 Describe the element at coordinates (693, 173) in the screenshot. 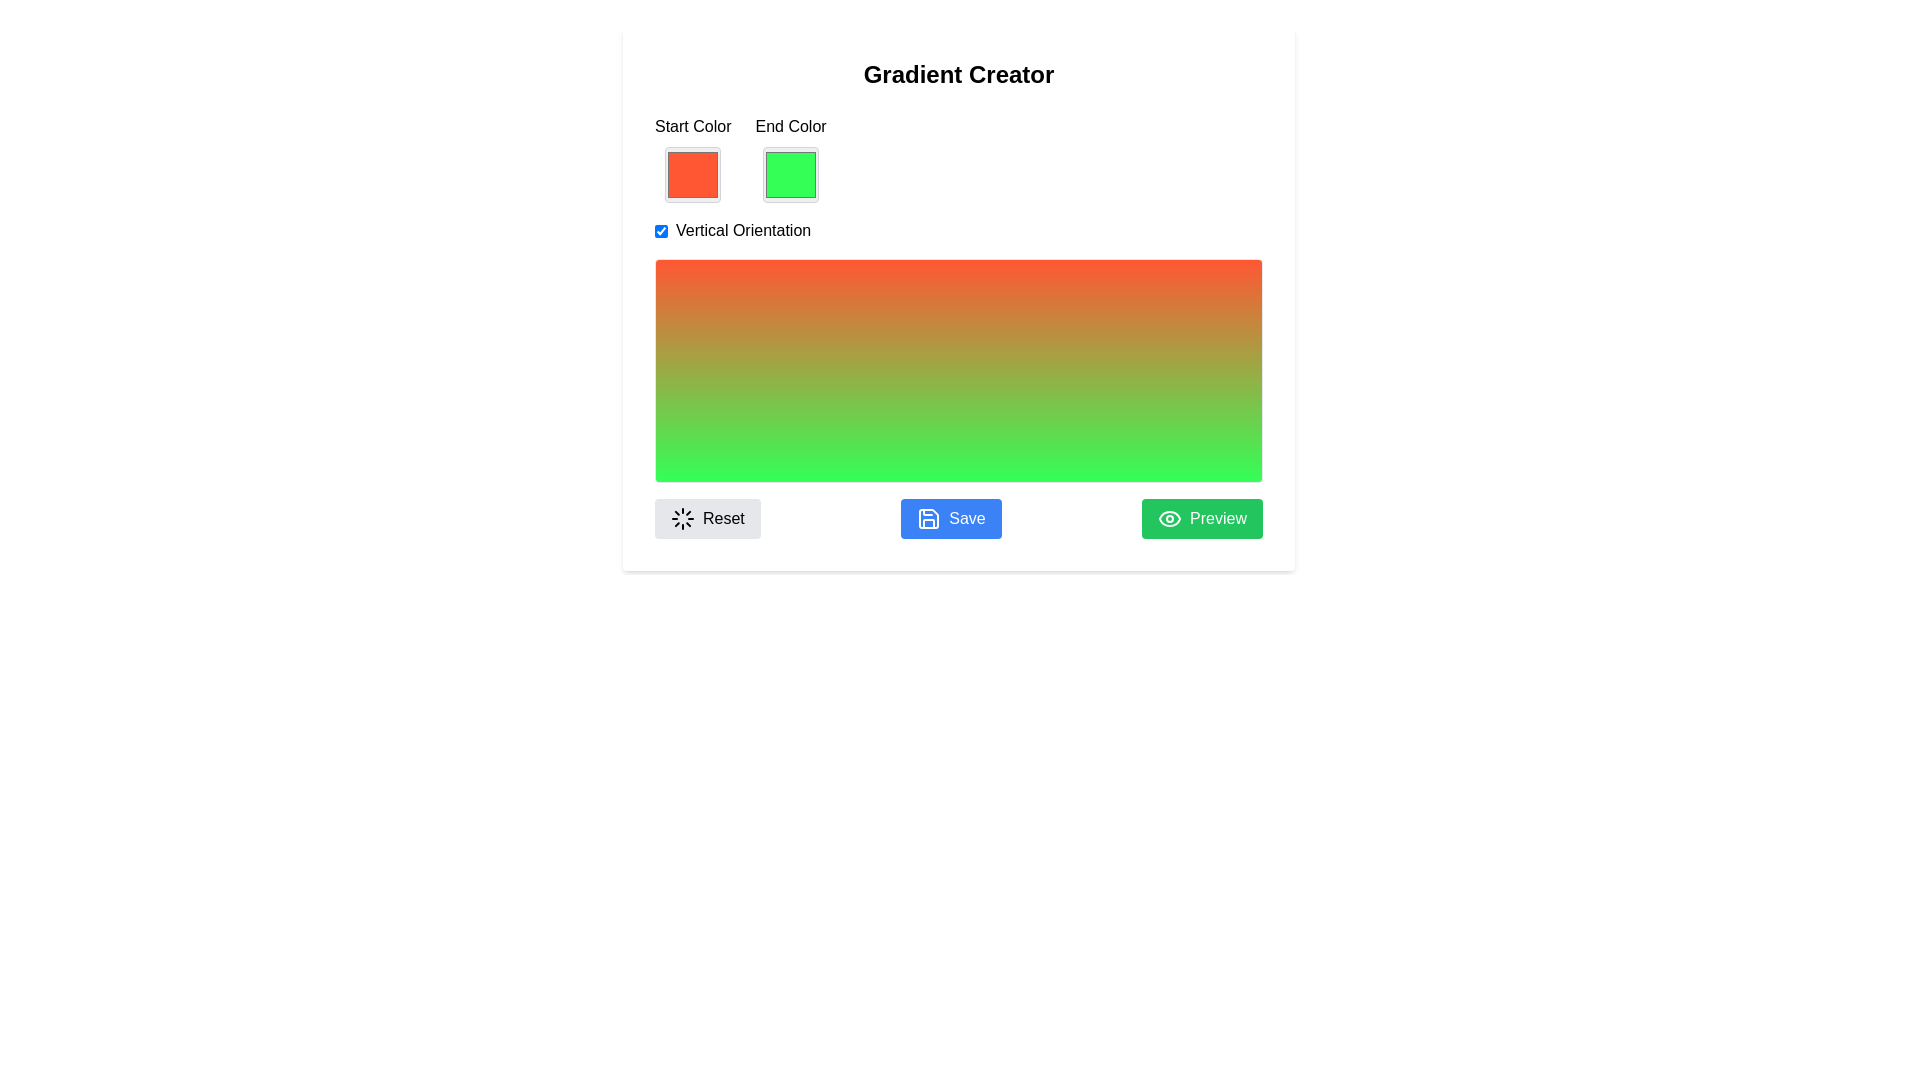

I see `the square color picker button with a solid orange fill located in the 'Start Color' section` at that location.